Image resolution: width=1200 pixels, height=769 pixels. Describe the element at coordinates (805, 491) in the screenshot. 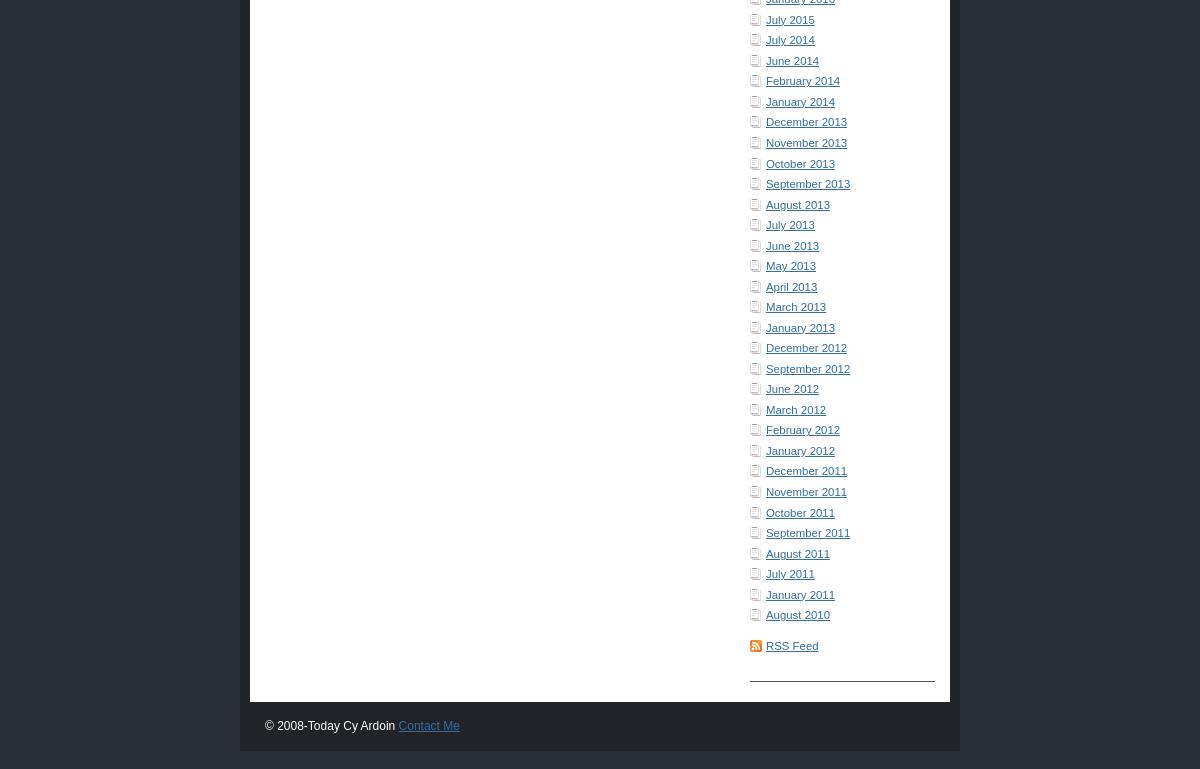

I see `'November 2011'` at that location.